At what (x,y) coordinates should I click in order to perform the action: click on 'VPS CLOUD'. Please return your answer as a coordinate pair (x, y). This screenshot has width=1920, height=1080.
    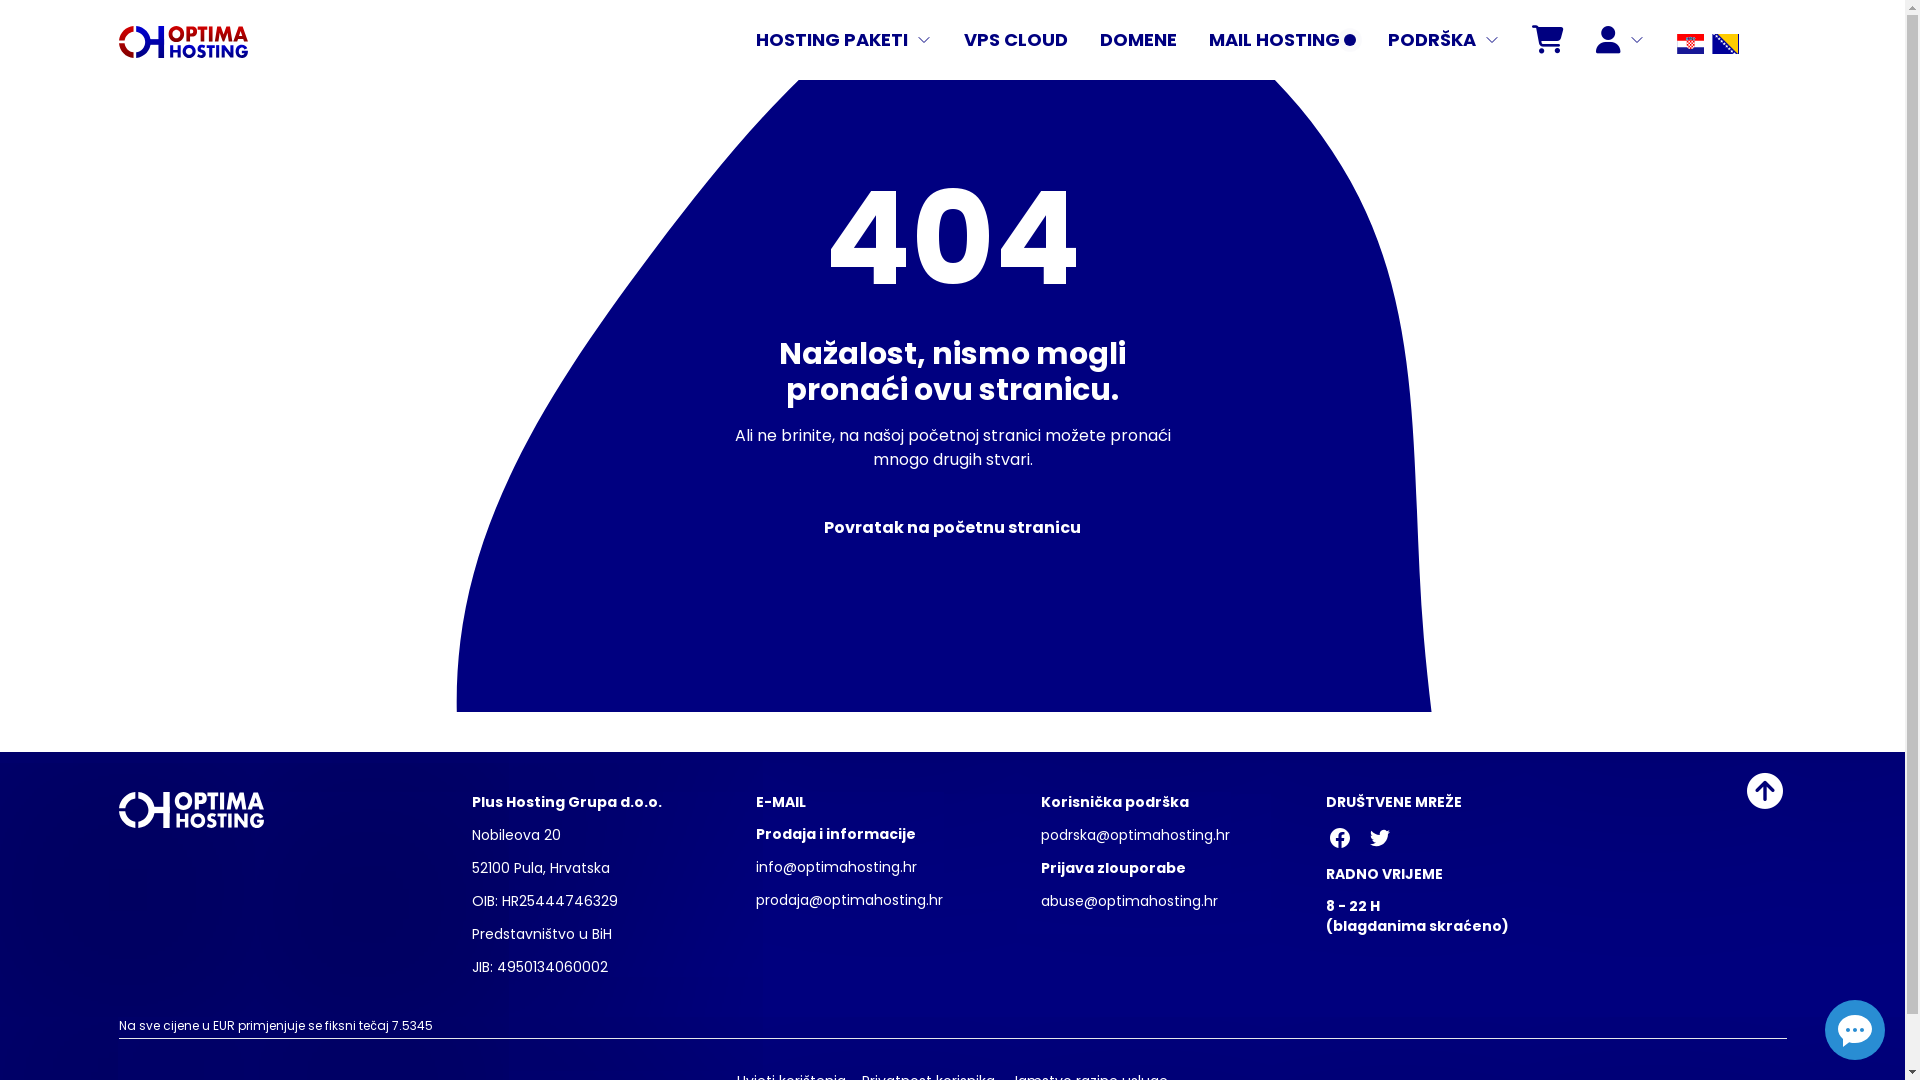
    Looking at the image, I should click on (1016, 39).